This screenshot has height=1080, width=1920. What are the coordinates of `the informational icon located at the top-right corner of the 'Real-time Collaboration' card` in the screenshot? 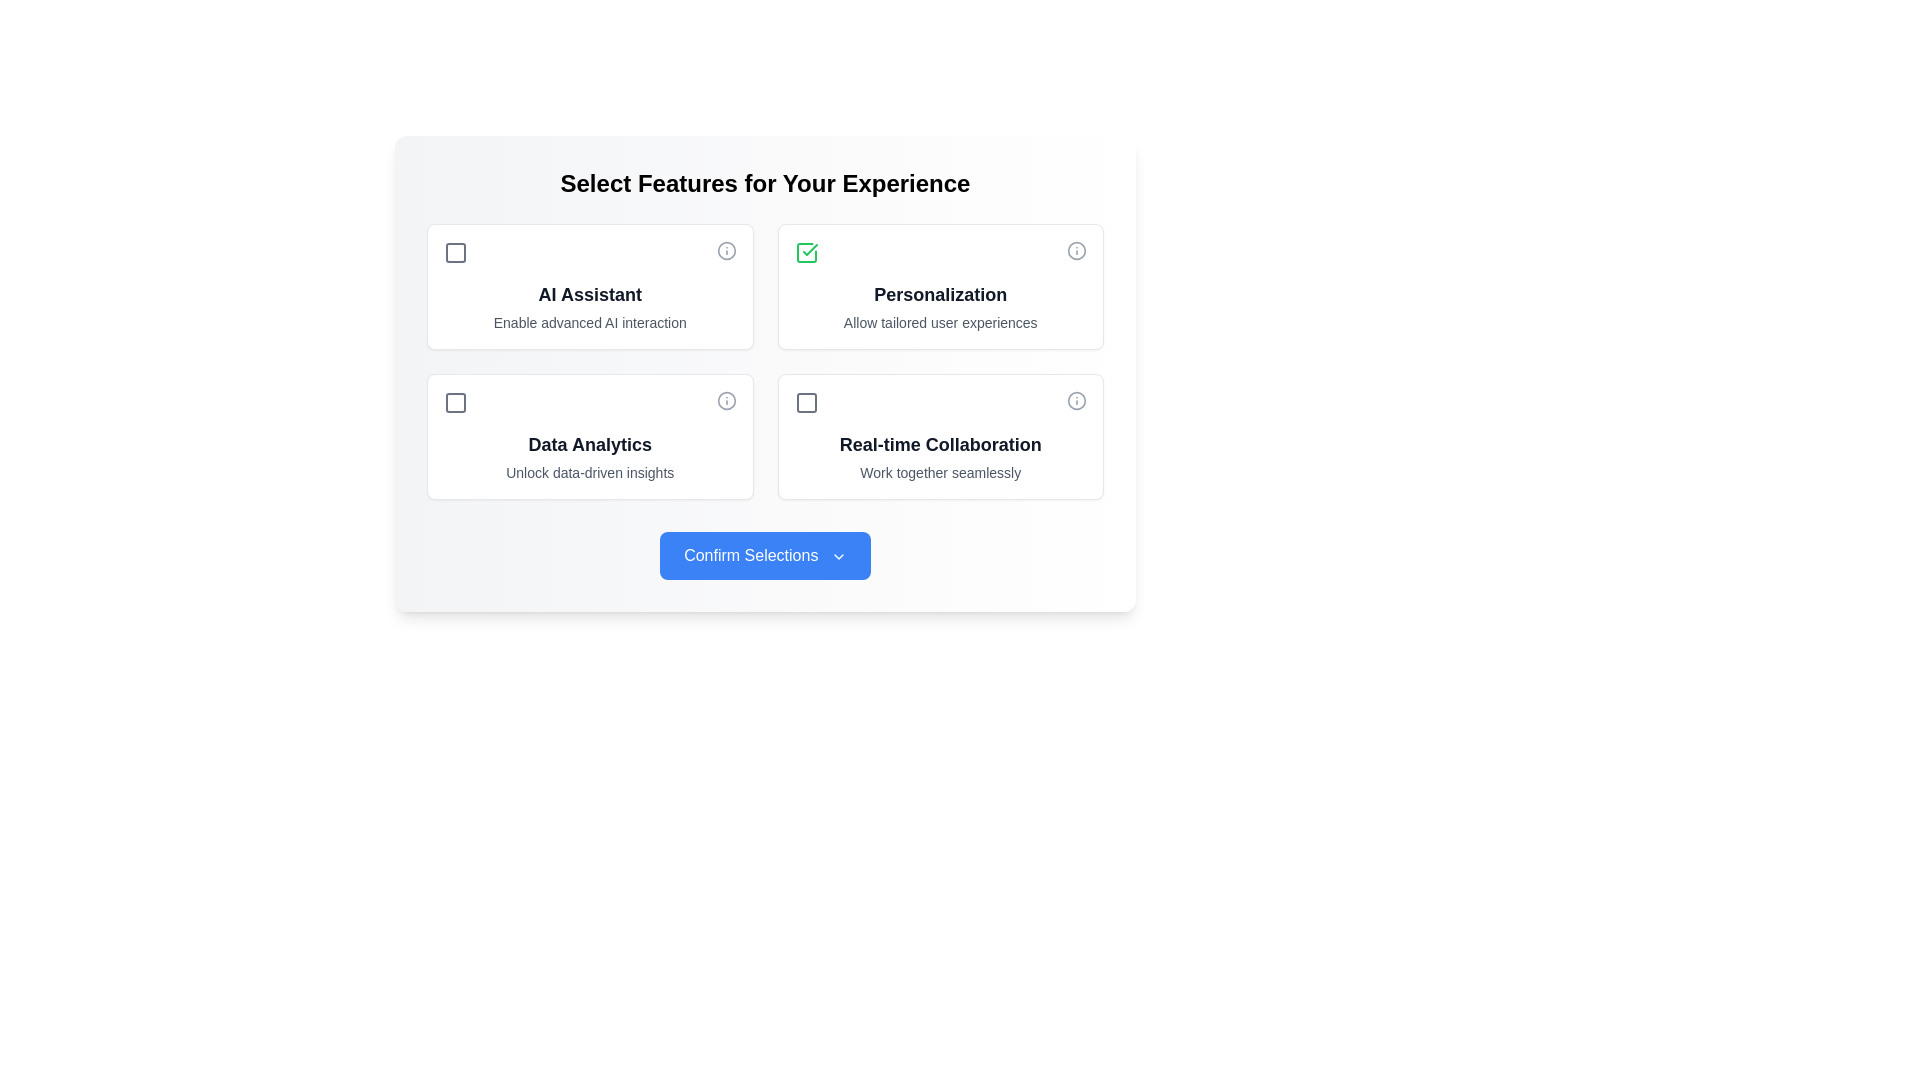 It's located at (1075, 401).